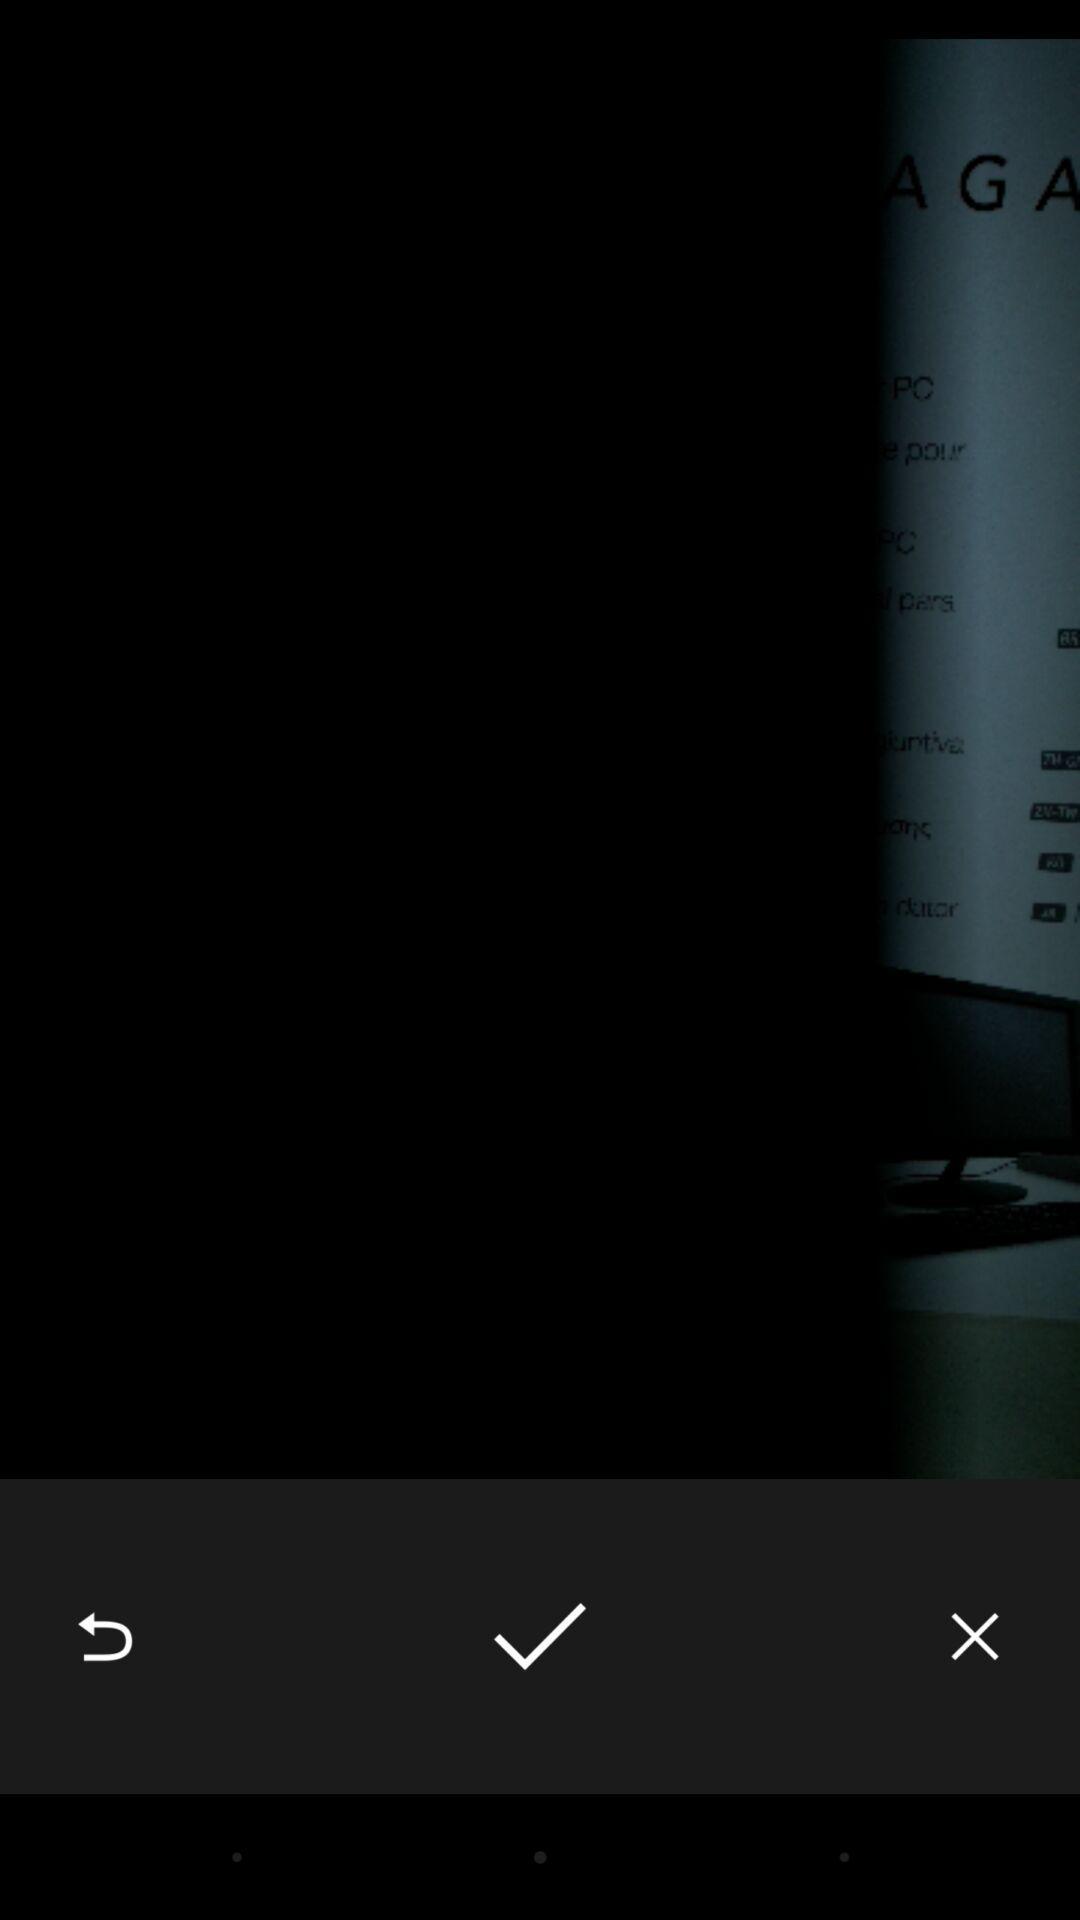 The image size is (1080, 1920). I want to click on the icon at the bottom left corner, so click(104, 1636).